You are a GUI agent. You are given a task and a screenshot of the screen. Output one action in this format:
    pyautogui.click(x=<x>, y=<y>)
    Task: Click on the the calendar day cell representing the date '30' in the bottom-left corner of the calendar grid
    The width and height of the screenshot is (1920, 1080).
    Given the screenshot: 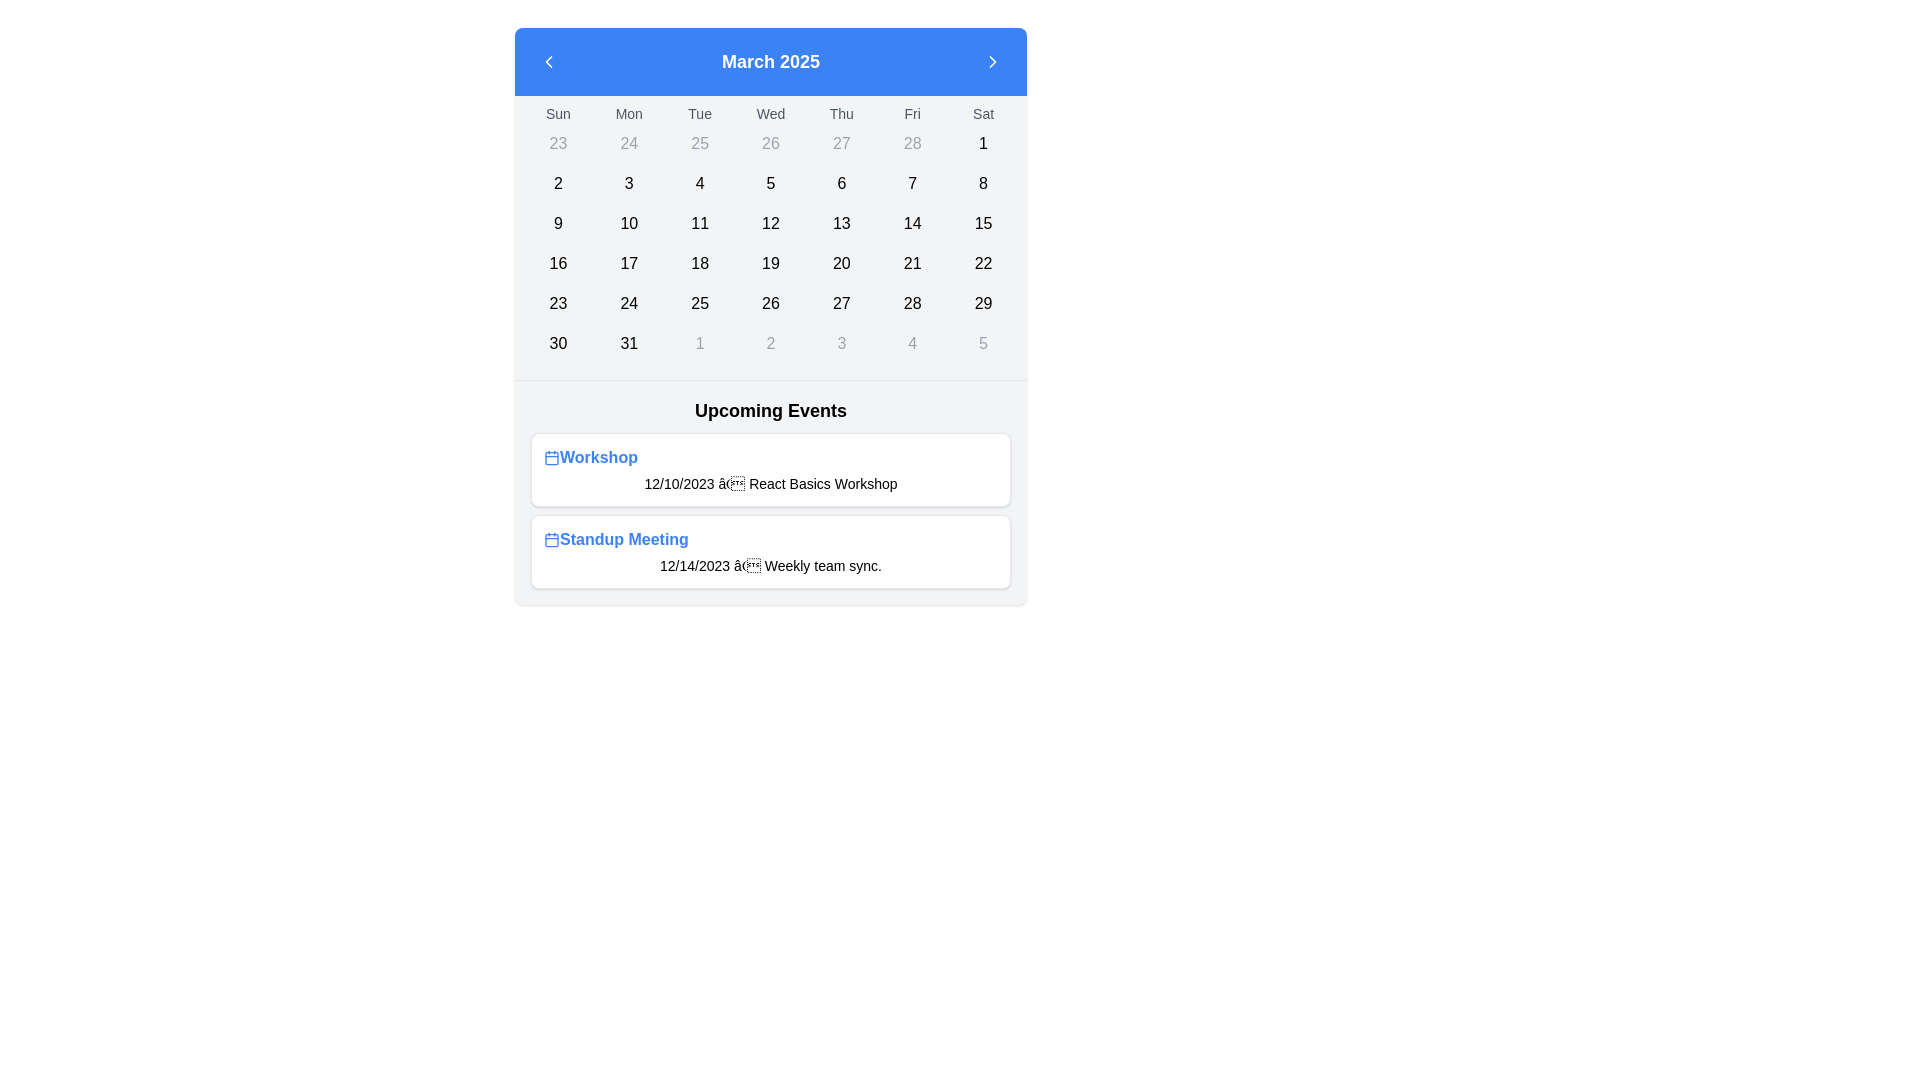 What is the action you would take?
    pyautogui.click(x=558, y=342)
    